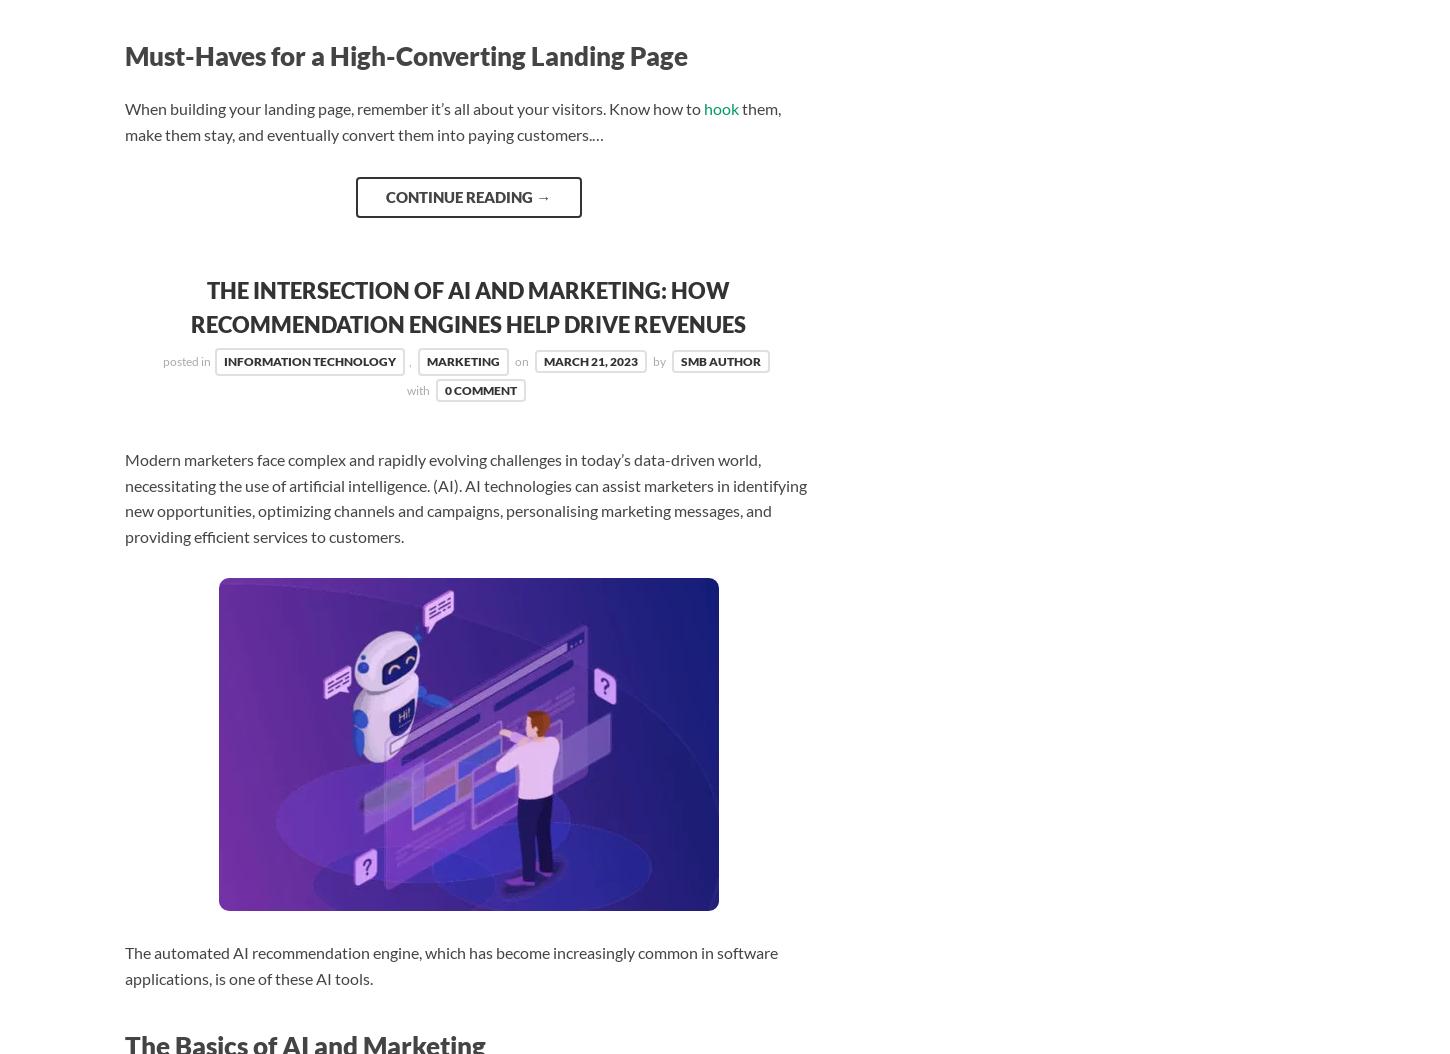 Image resolution: width=1450 pixels, height=1054 pixels. I want to click on 'on', so click(523, 361).